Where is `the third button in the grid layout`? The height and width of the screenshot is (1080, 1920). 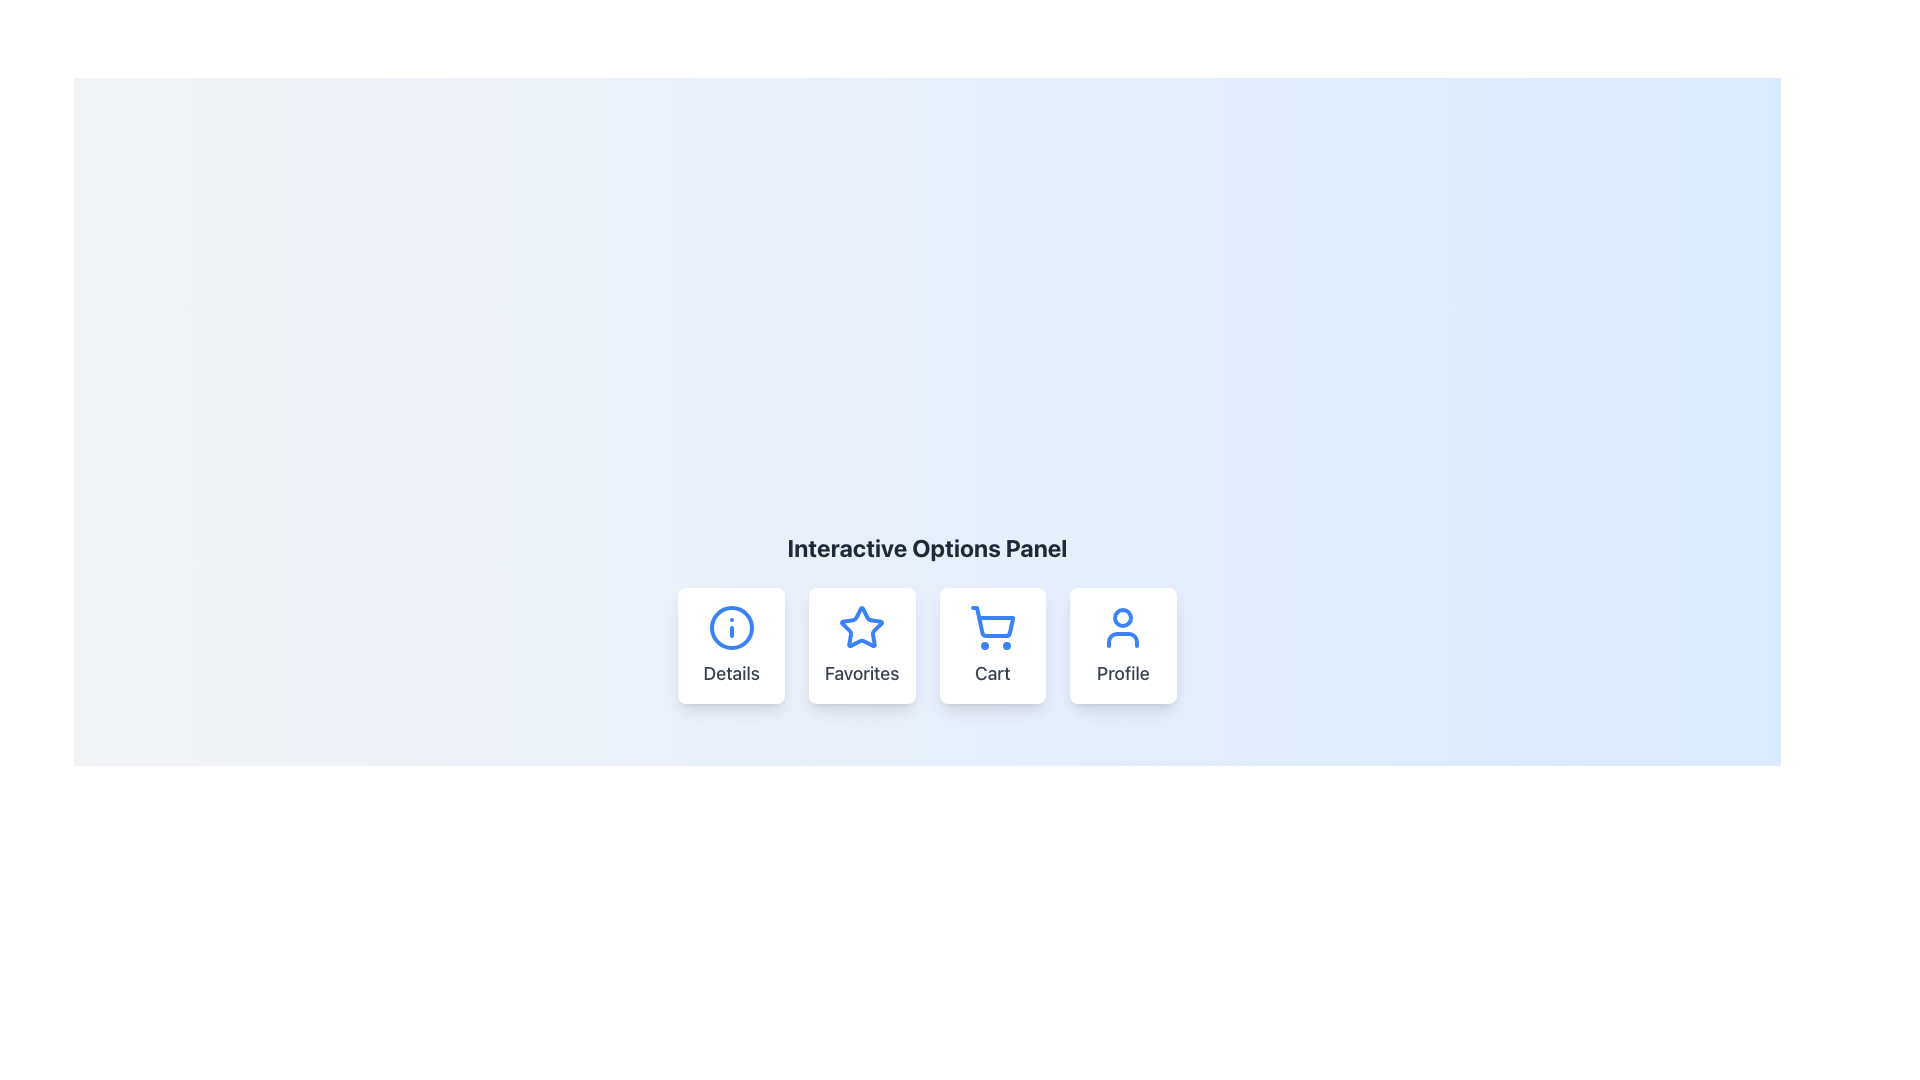 the third button in the grid layout is located at coordinates (992, 645).